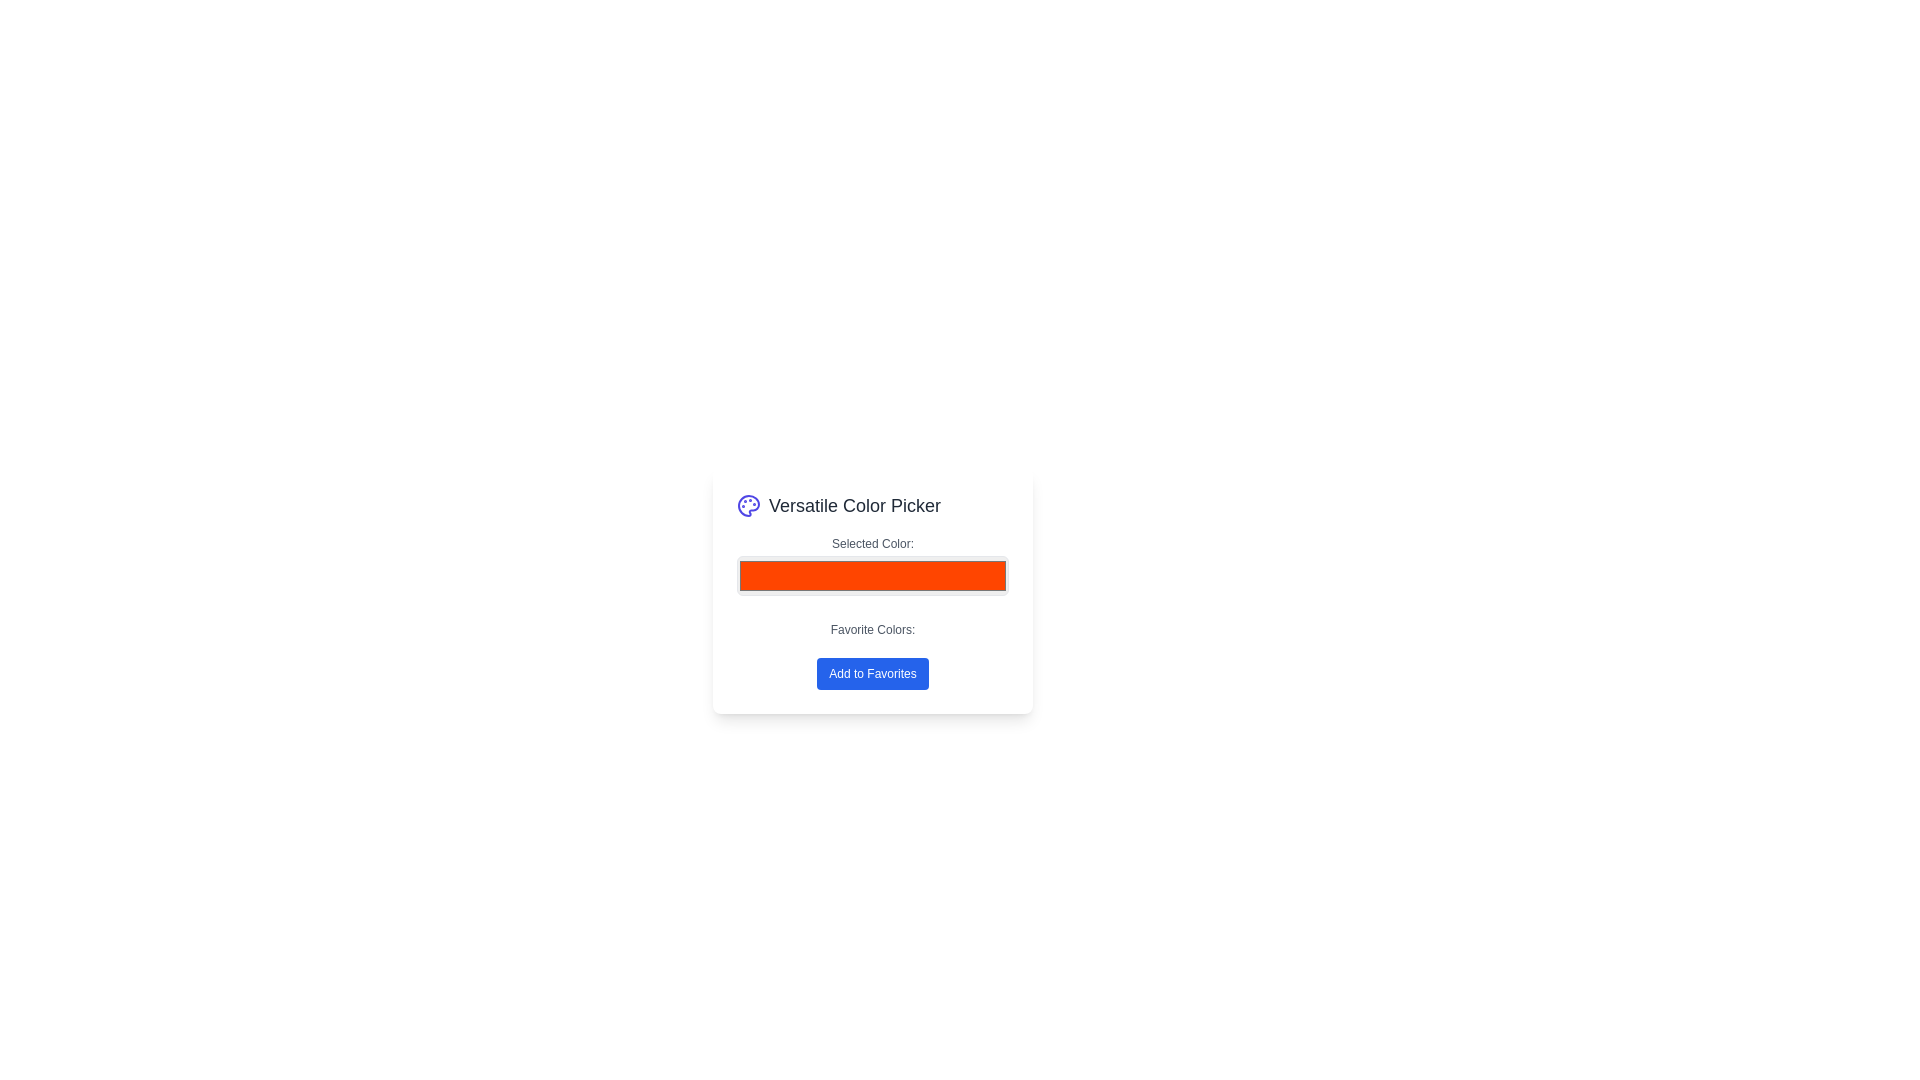 This screenshot has height=1080, width=1920. I want to click on the static text label that serves as a section label for managing favorite colors, located in the middle-lower section of the card interface, so click(873, 628).